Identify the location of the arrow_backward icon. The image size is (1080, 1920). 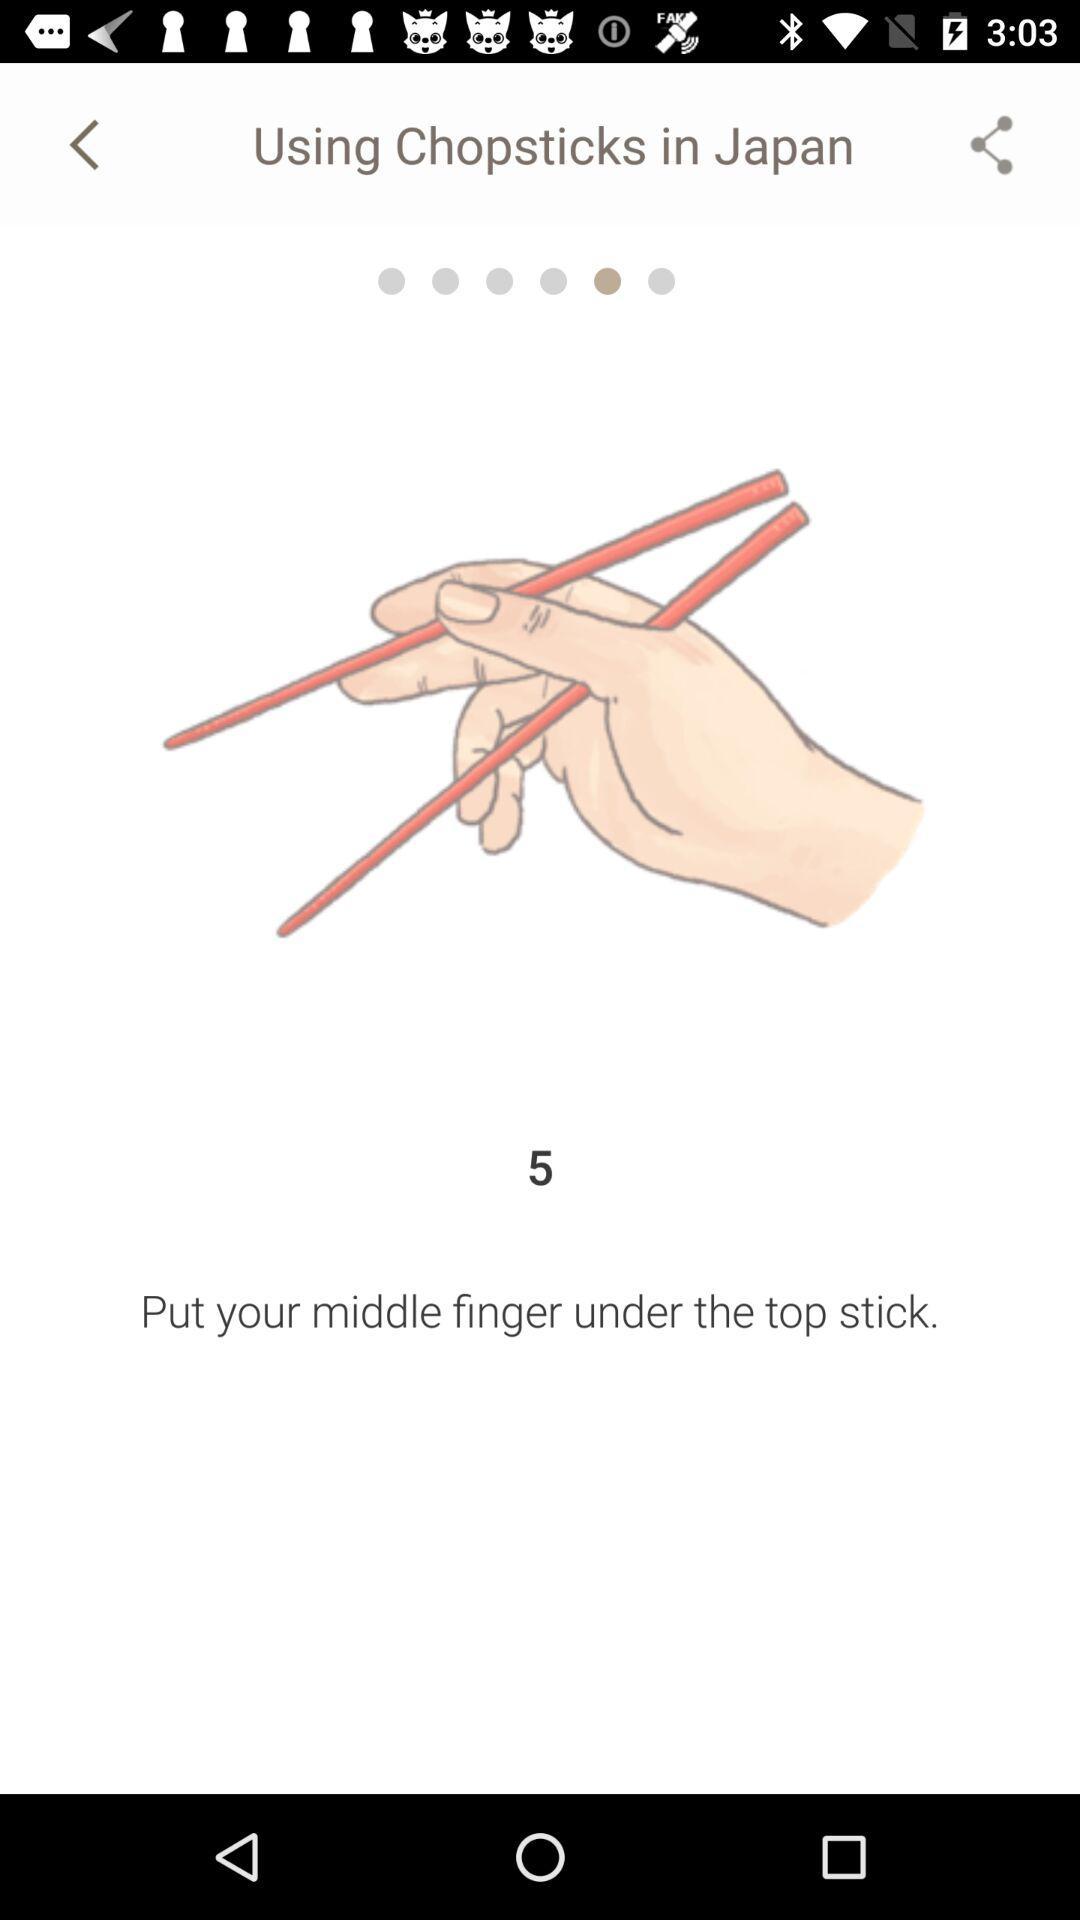
(87, 143).